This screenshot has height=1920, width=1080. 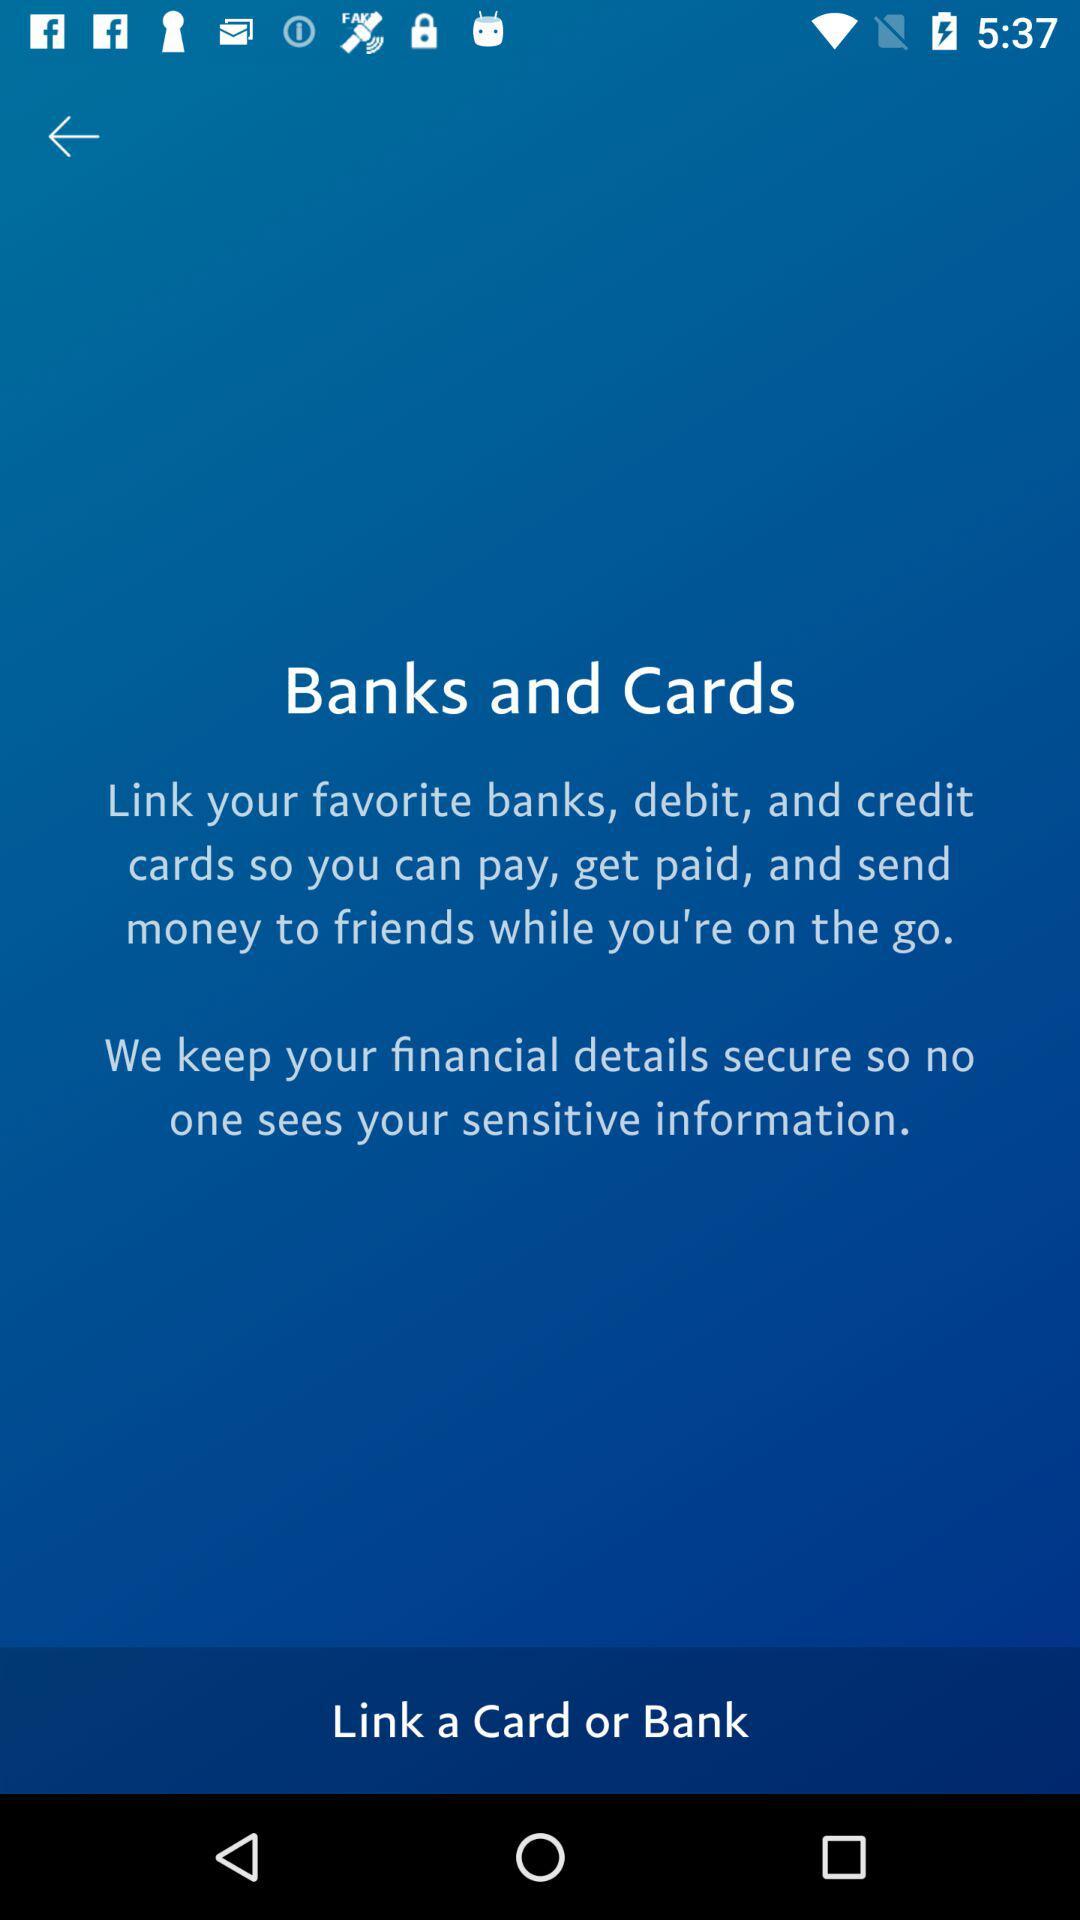 I want to click on the icon above link your favorite item, so click(x=72, y=135).